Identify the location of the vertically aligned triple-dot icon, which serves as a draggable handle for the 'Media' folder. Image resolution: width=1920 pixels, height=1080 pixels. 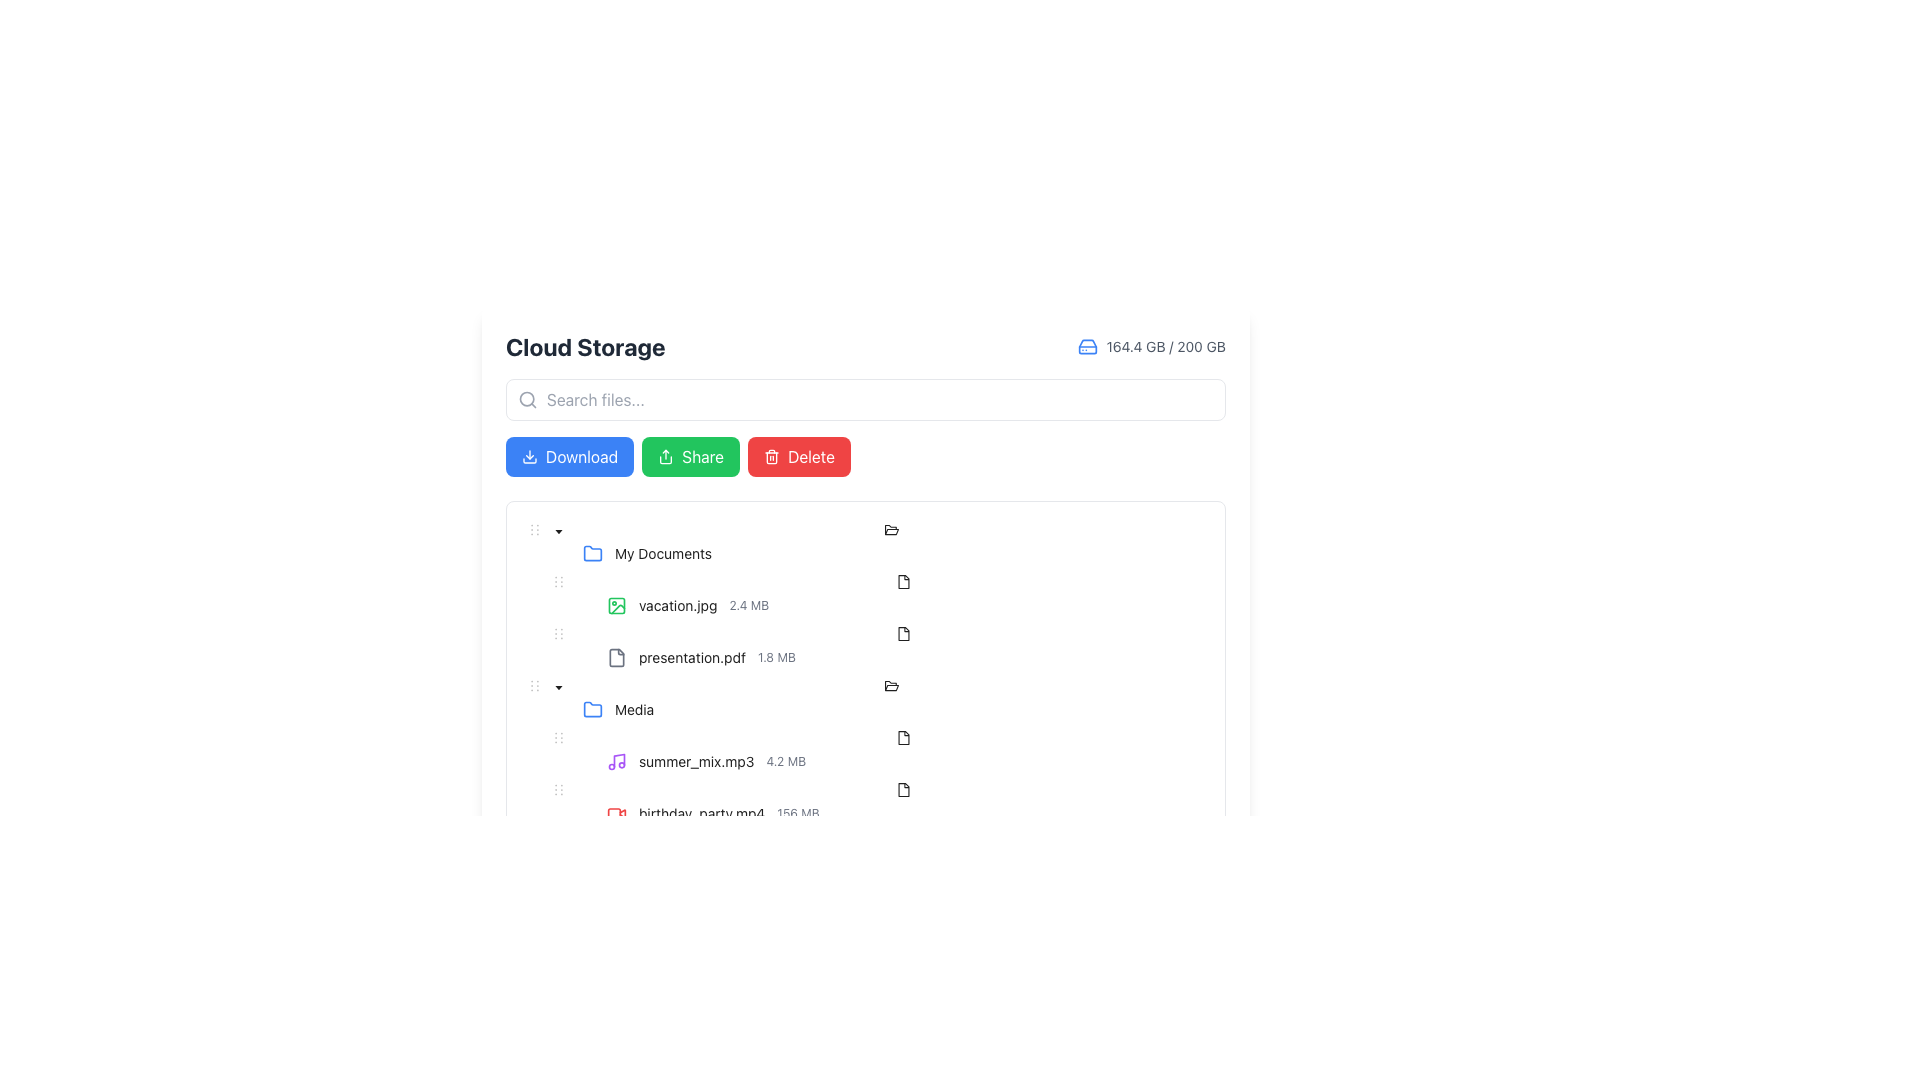
(558, 788).